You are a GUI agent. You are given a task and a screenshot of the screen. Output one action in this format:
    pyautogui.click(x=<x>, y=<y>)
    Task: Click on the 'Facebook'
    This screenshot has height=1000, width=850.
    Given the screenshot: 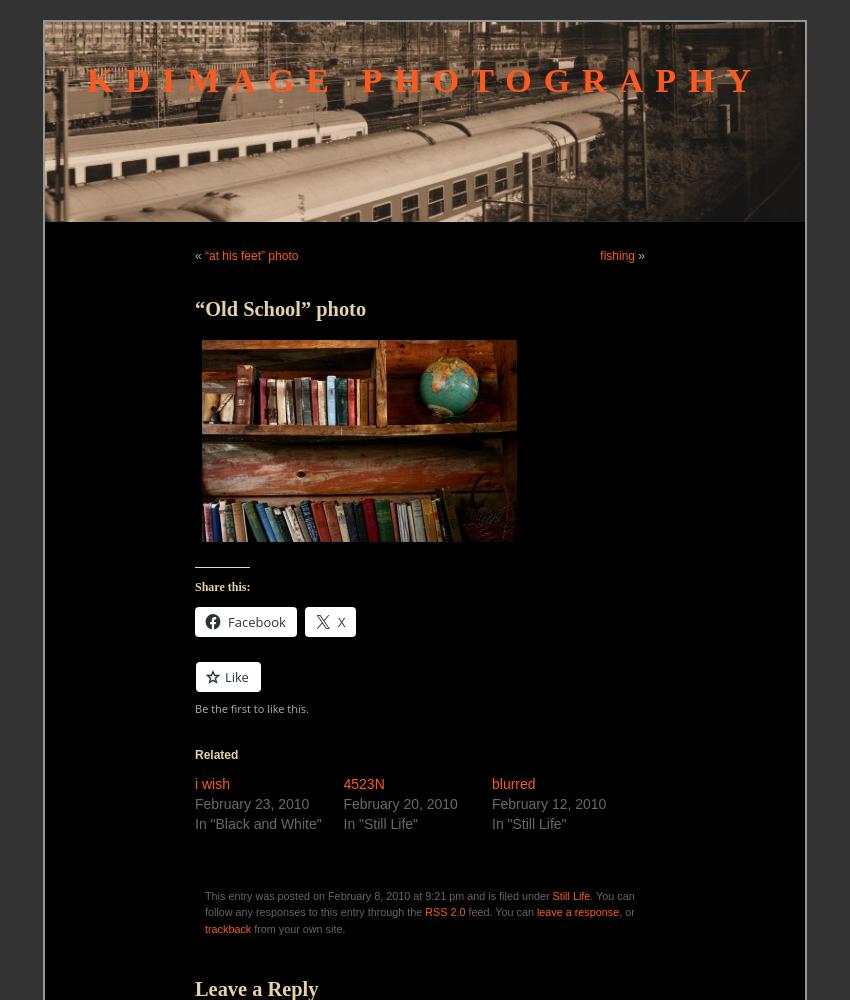 What is the action you would take?
    pyautogui.click(x=255, y=620)
    